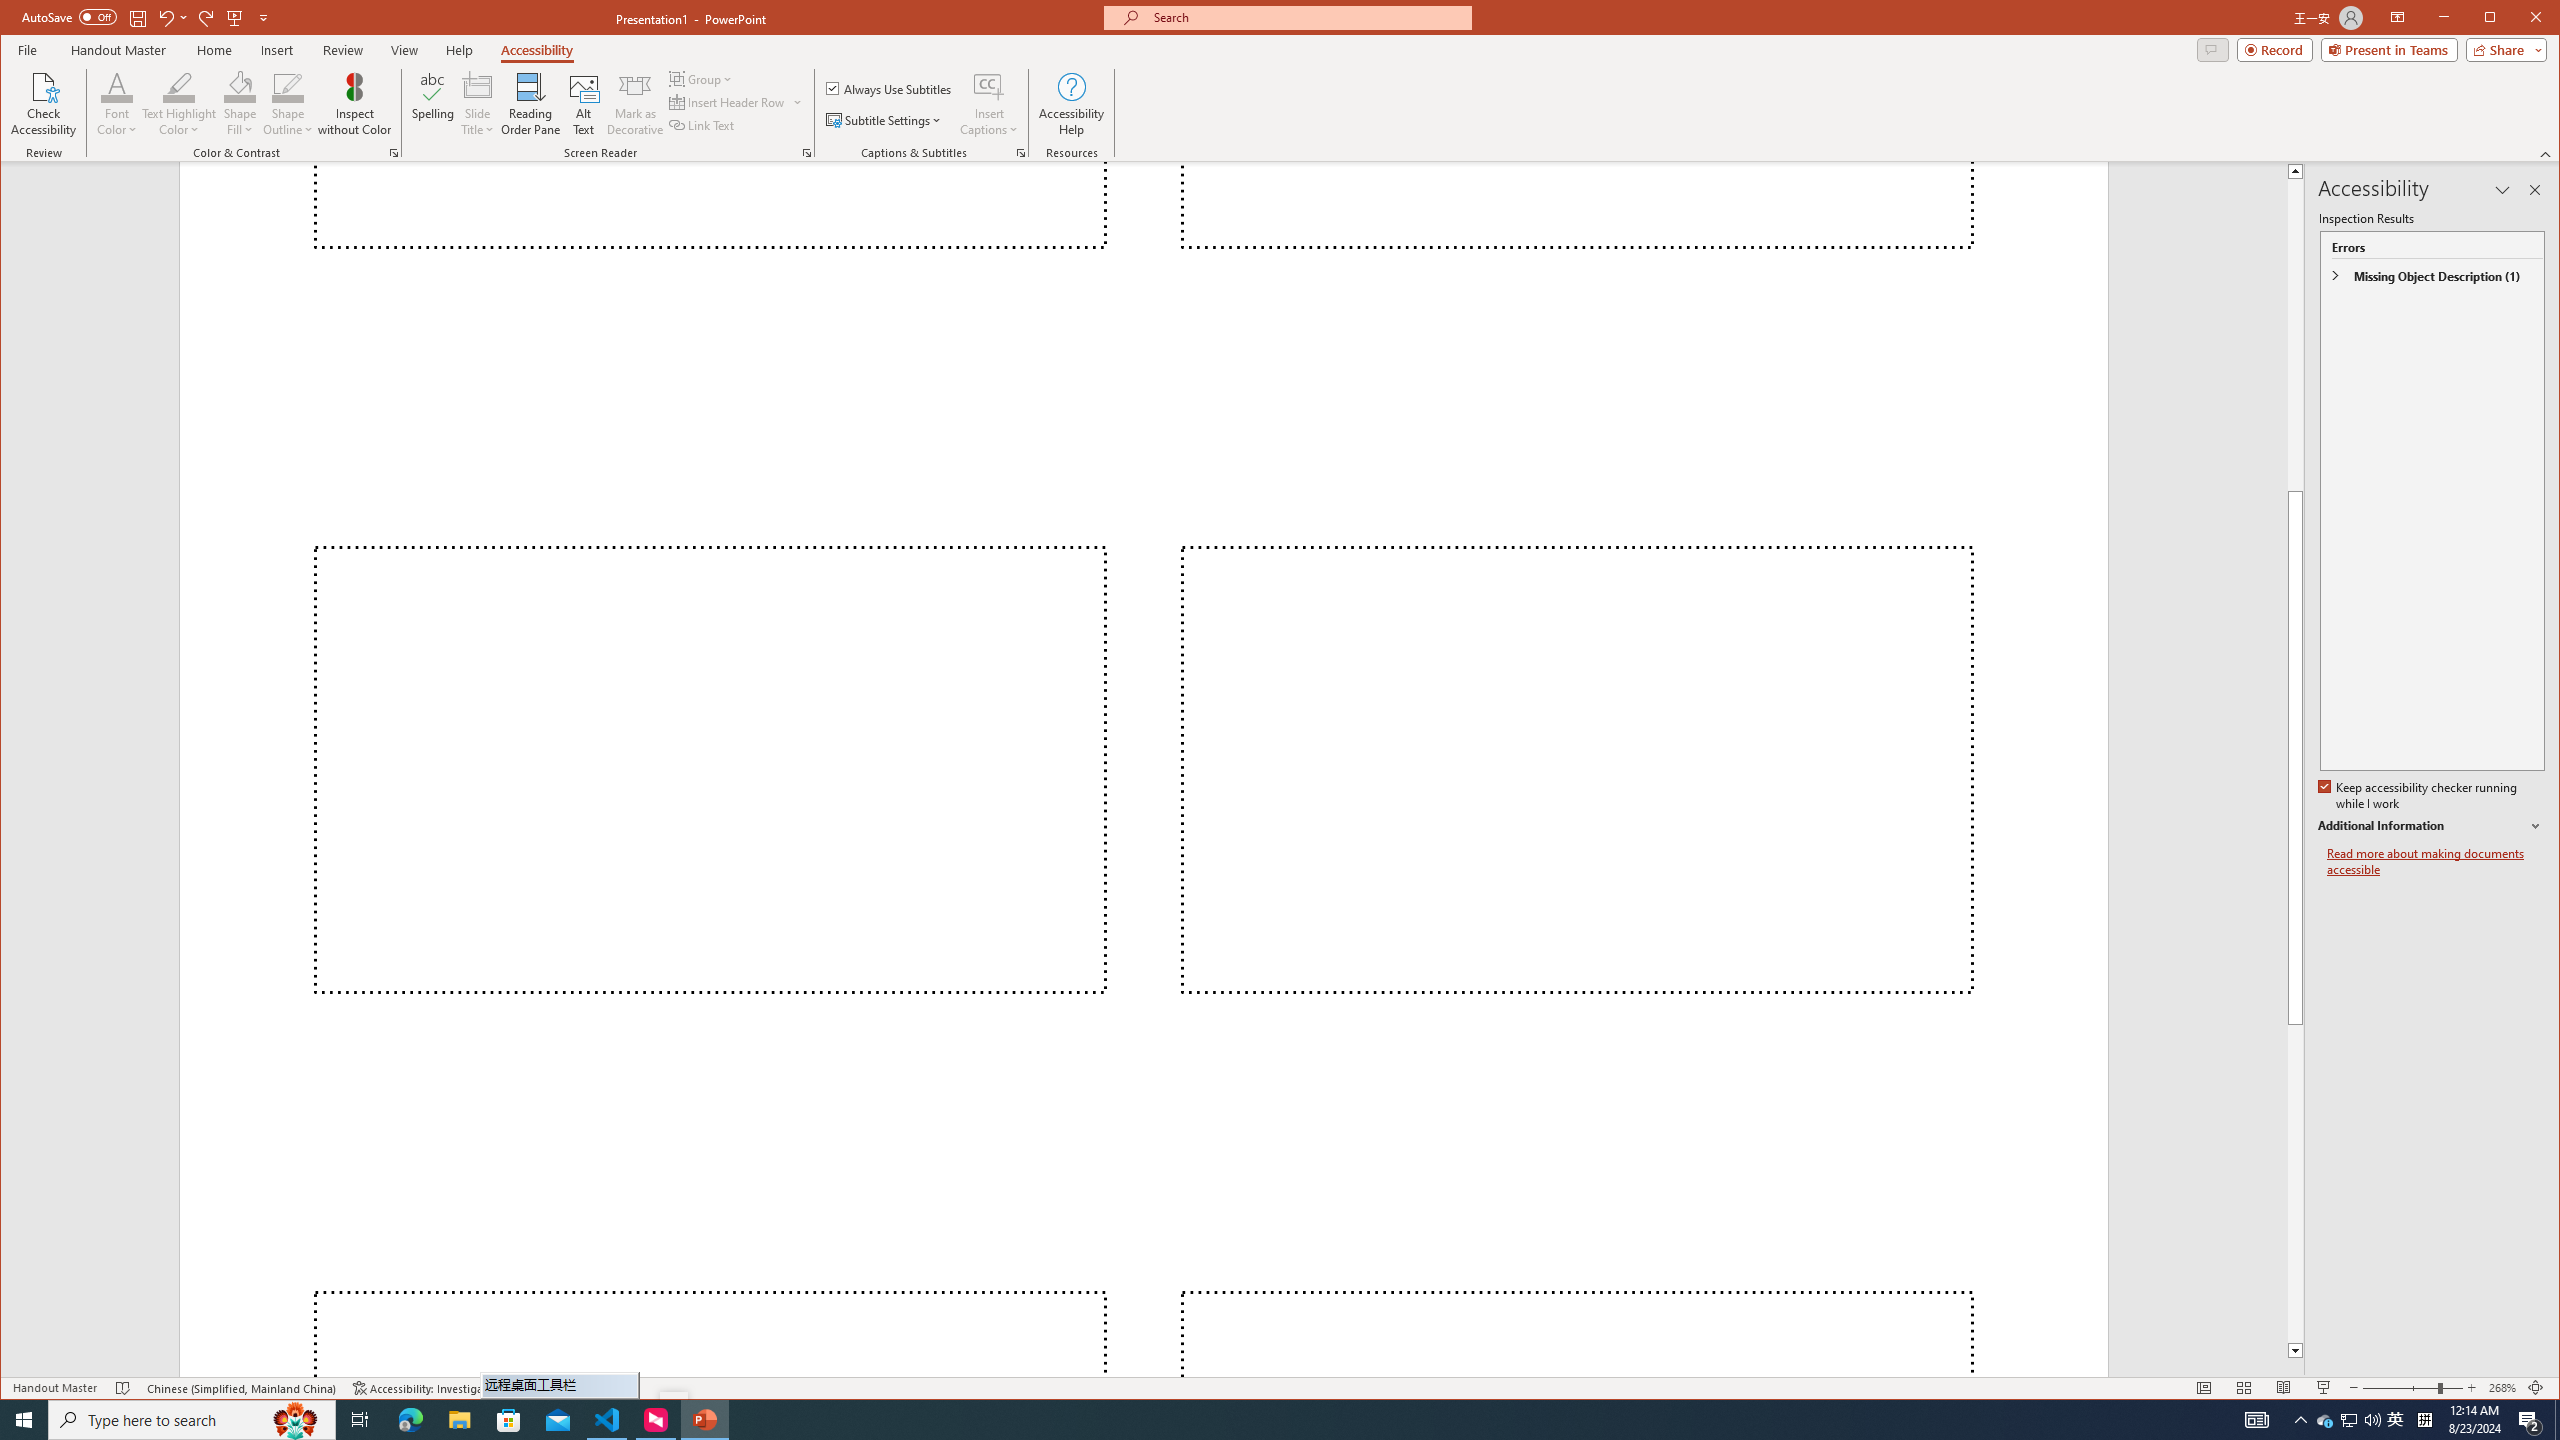 The height and width of the screenshot is (1440, 2560). Describe the element at coordinates (1071, 103) in the screenshot. I see `'Accessibility Help'` at that location.